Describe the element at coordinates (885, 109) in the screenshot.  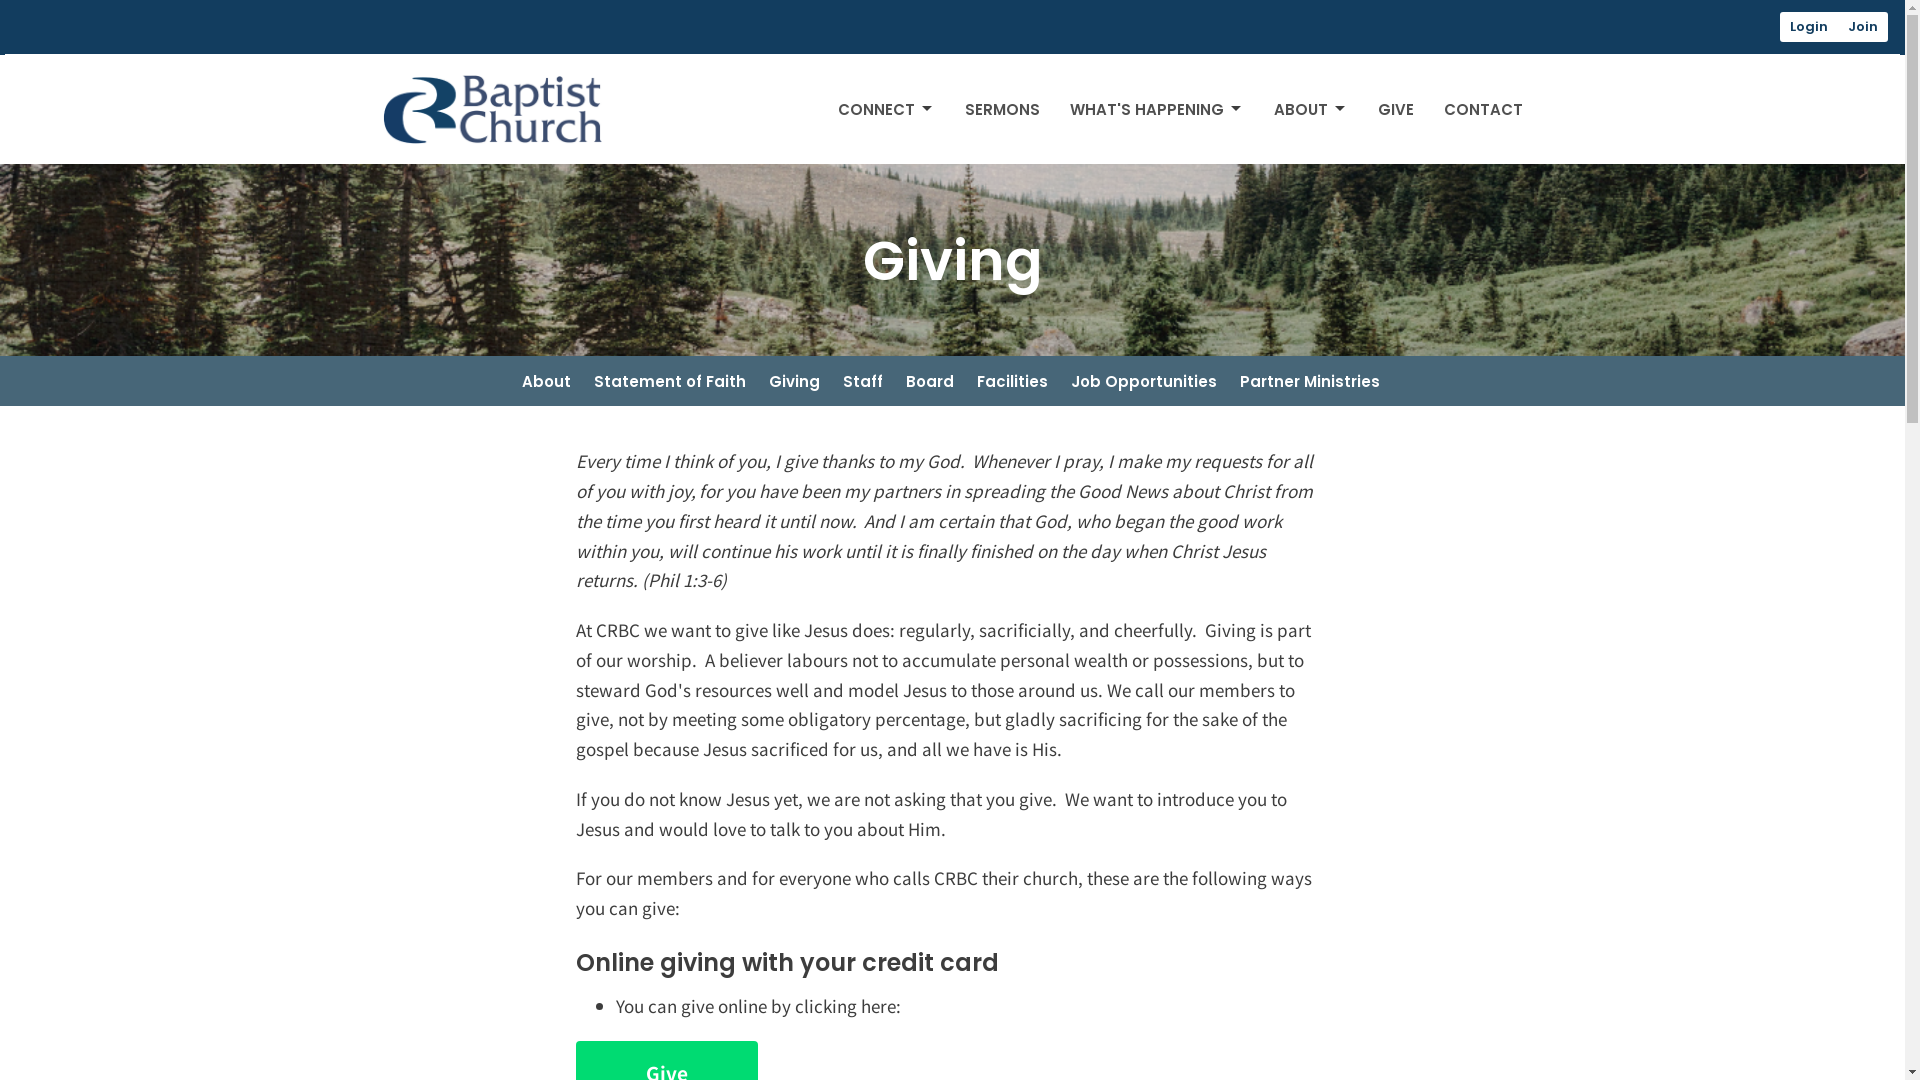
I see `'CONNECT'` at that location.